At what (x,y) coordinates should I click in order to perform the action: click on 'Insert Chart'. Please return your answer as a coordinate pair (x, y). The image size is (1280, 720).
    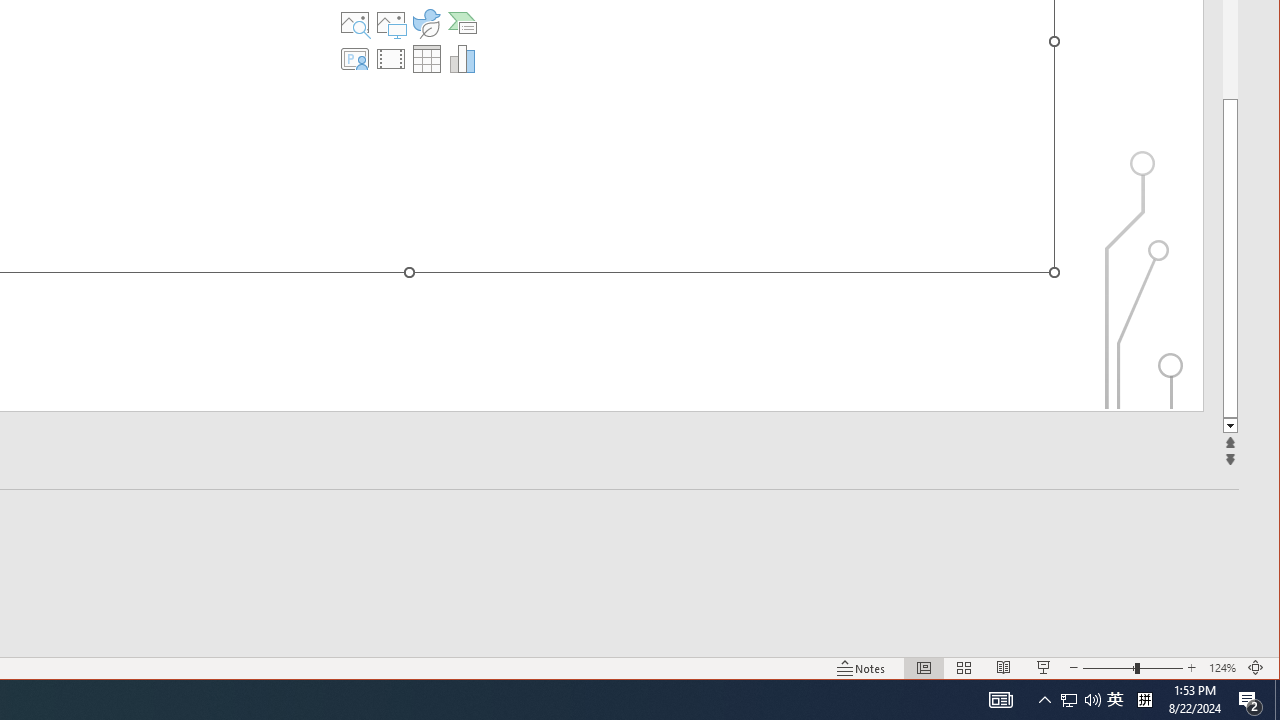
    Looking at the image, I should click on (461, 58).